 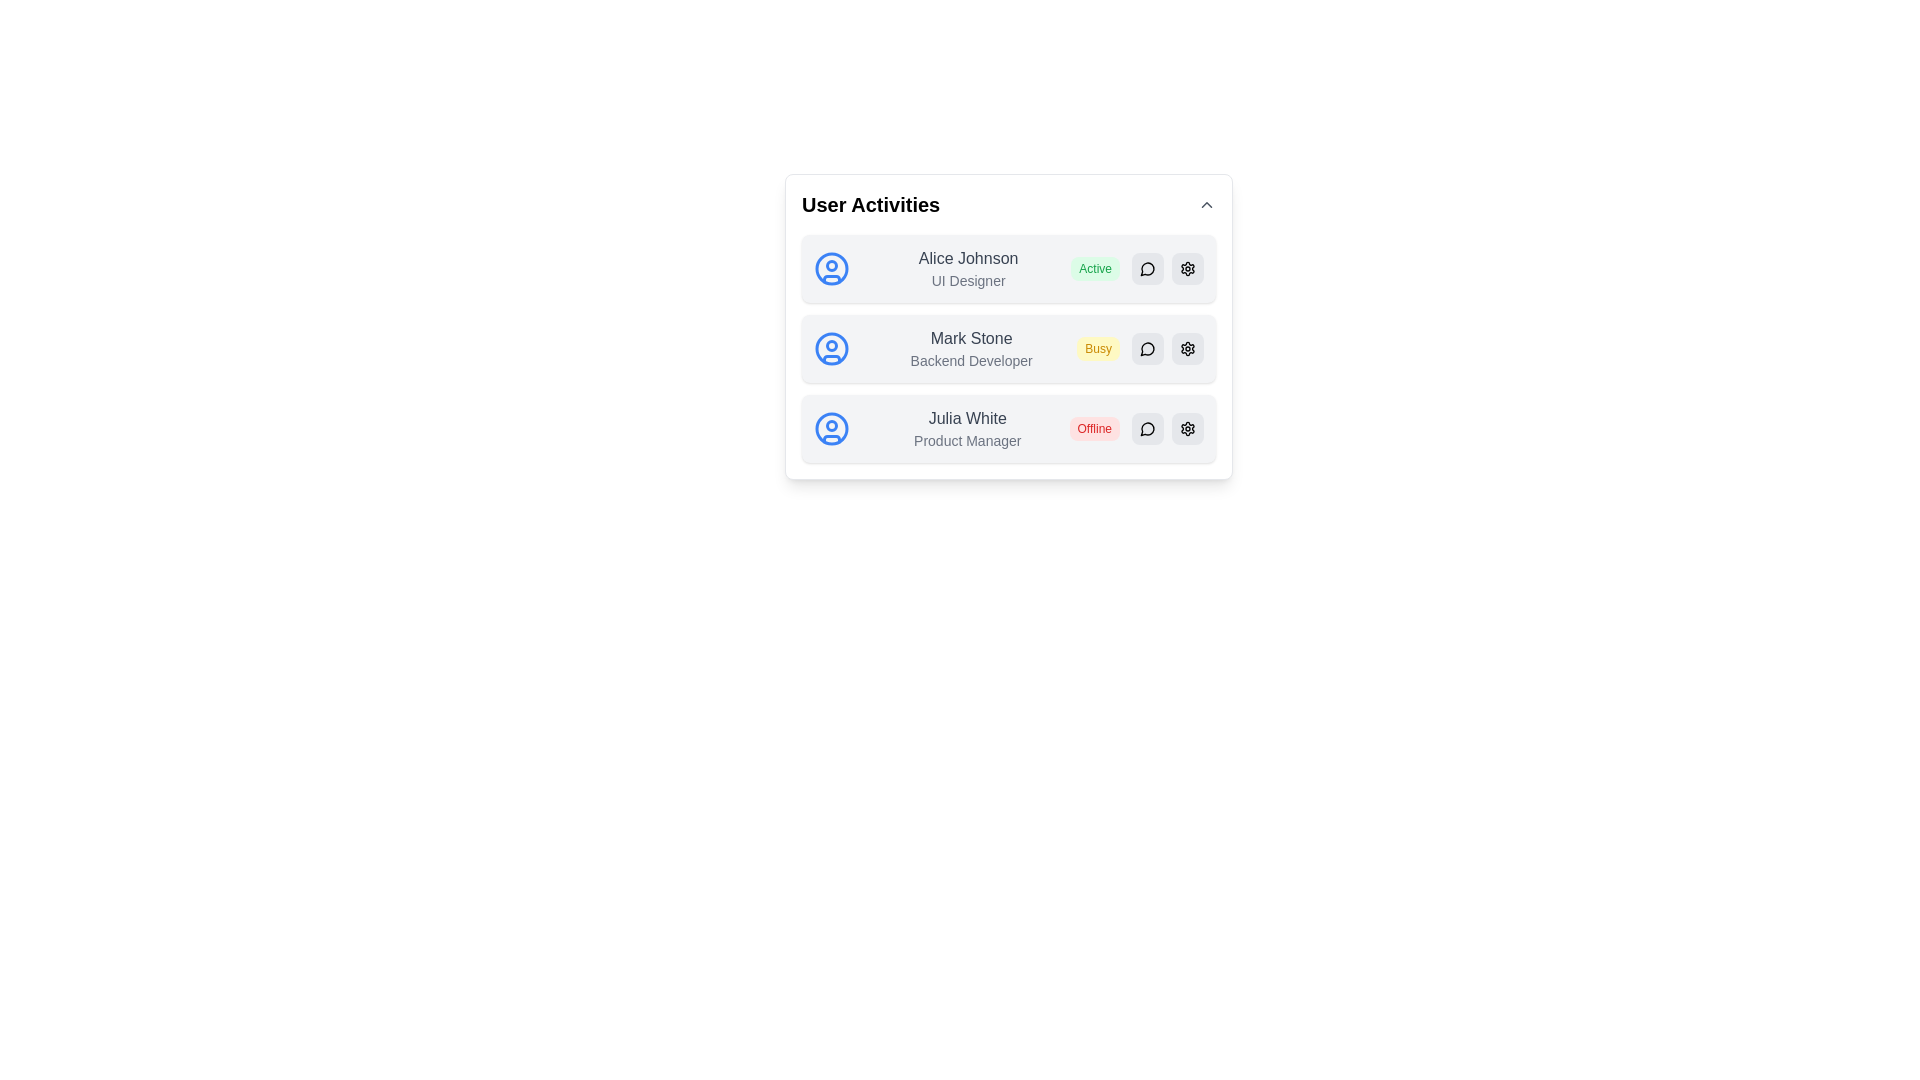 I want to click on the rounded square button with a gear icon, so click(x=1188, y=268).